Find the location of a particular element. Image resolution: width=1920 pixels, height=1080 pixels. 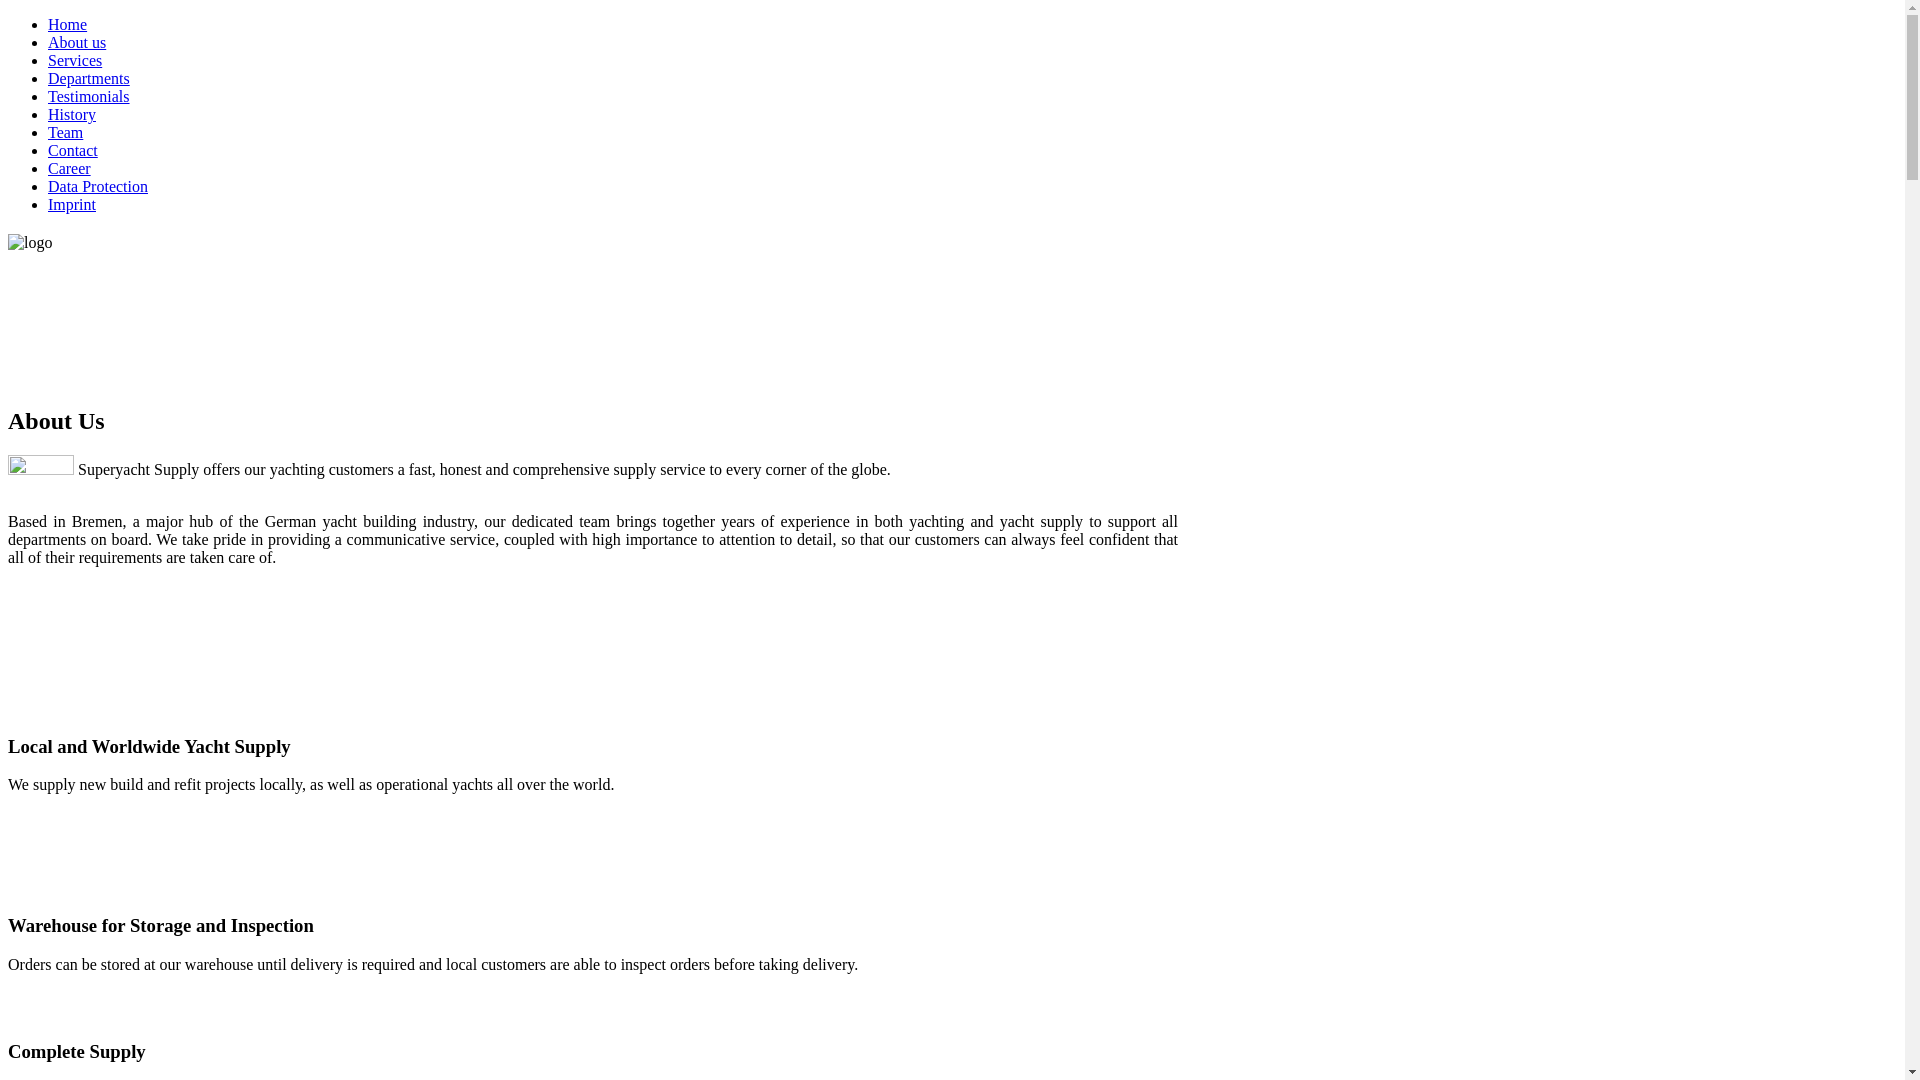

'Services' is located at coordinates (75, 59).